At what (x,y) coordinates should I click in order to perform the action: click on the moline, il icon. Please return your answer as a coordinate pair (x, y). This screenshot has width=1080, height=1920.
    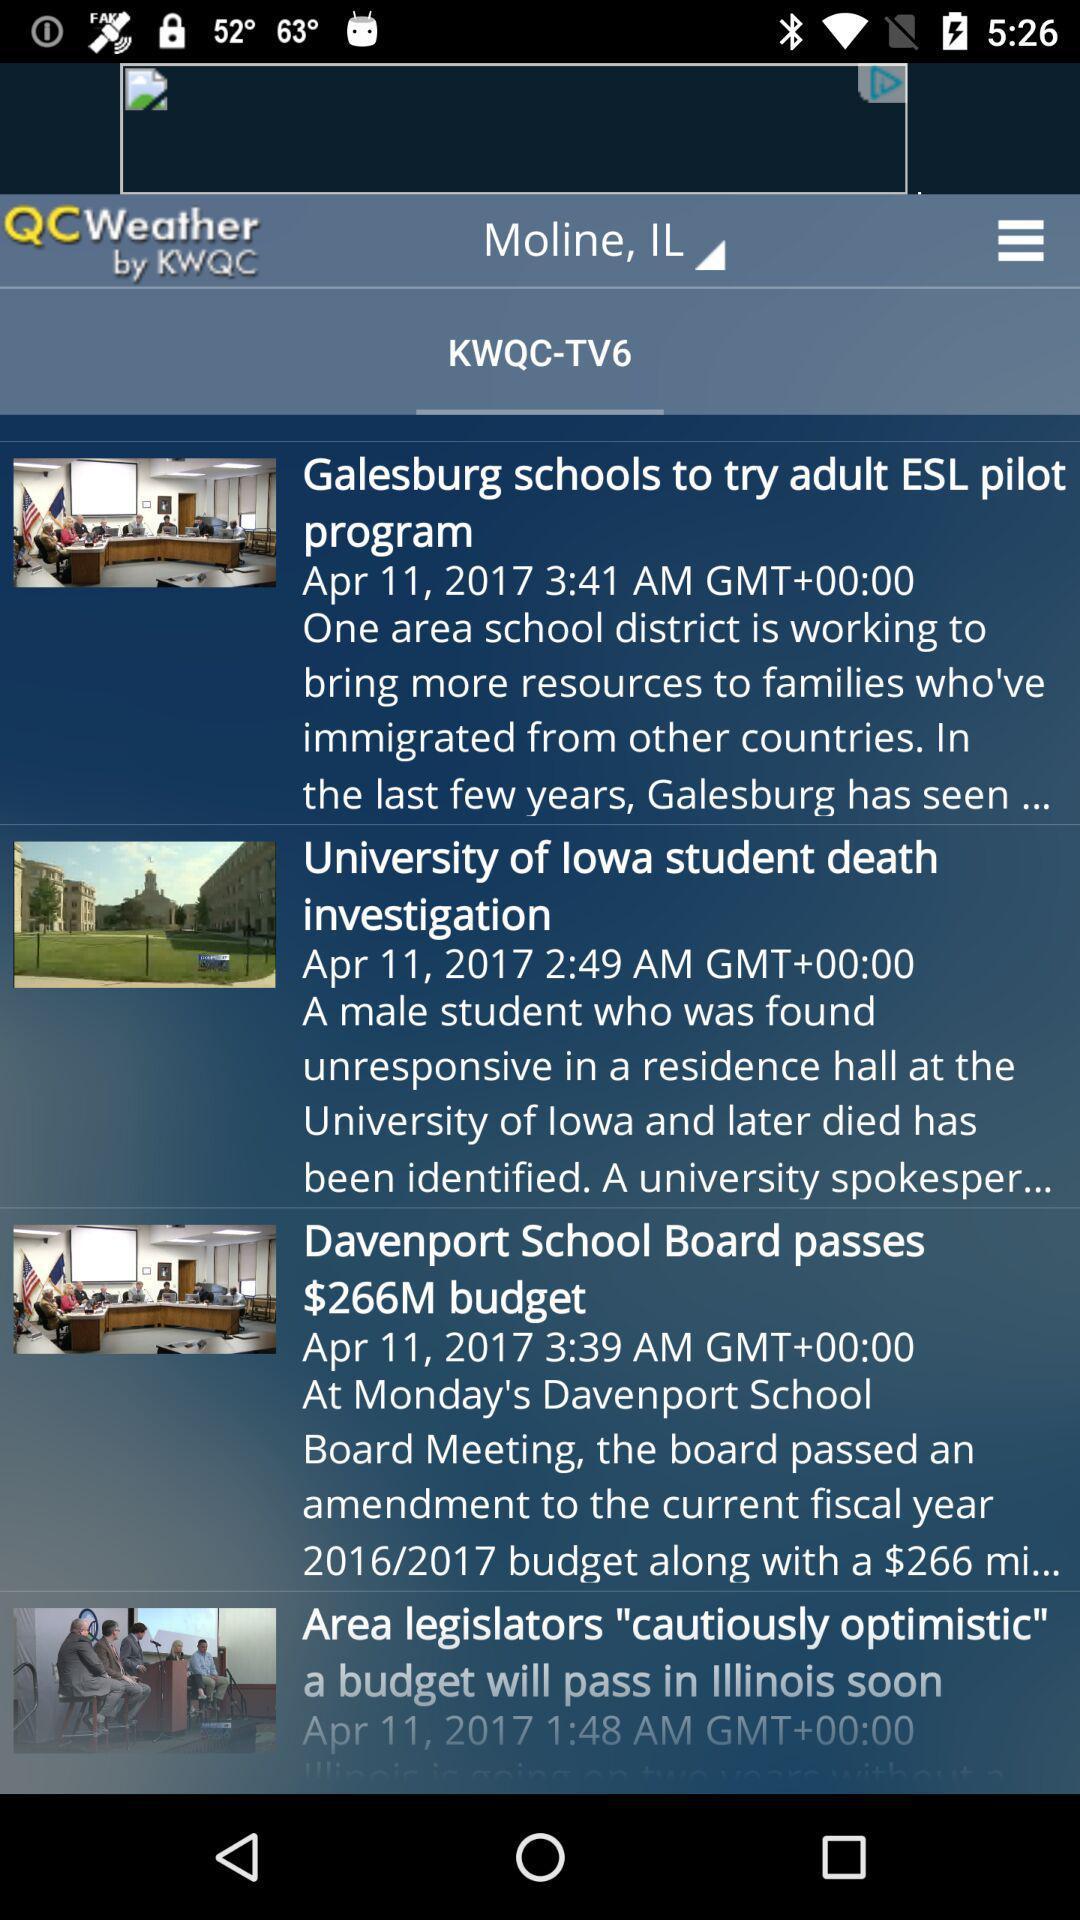
    Looking at the image, I should click on (617, 240).